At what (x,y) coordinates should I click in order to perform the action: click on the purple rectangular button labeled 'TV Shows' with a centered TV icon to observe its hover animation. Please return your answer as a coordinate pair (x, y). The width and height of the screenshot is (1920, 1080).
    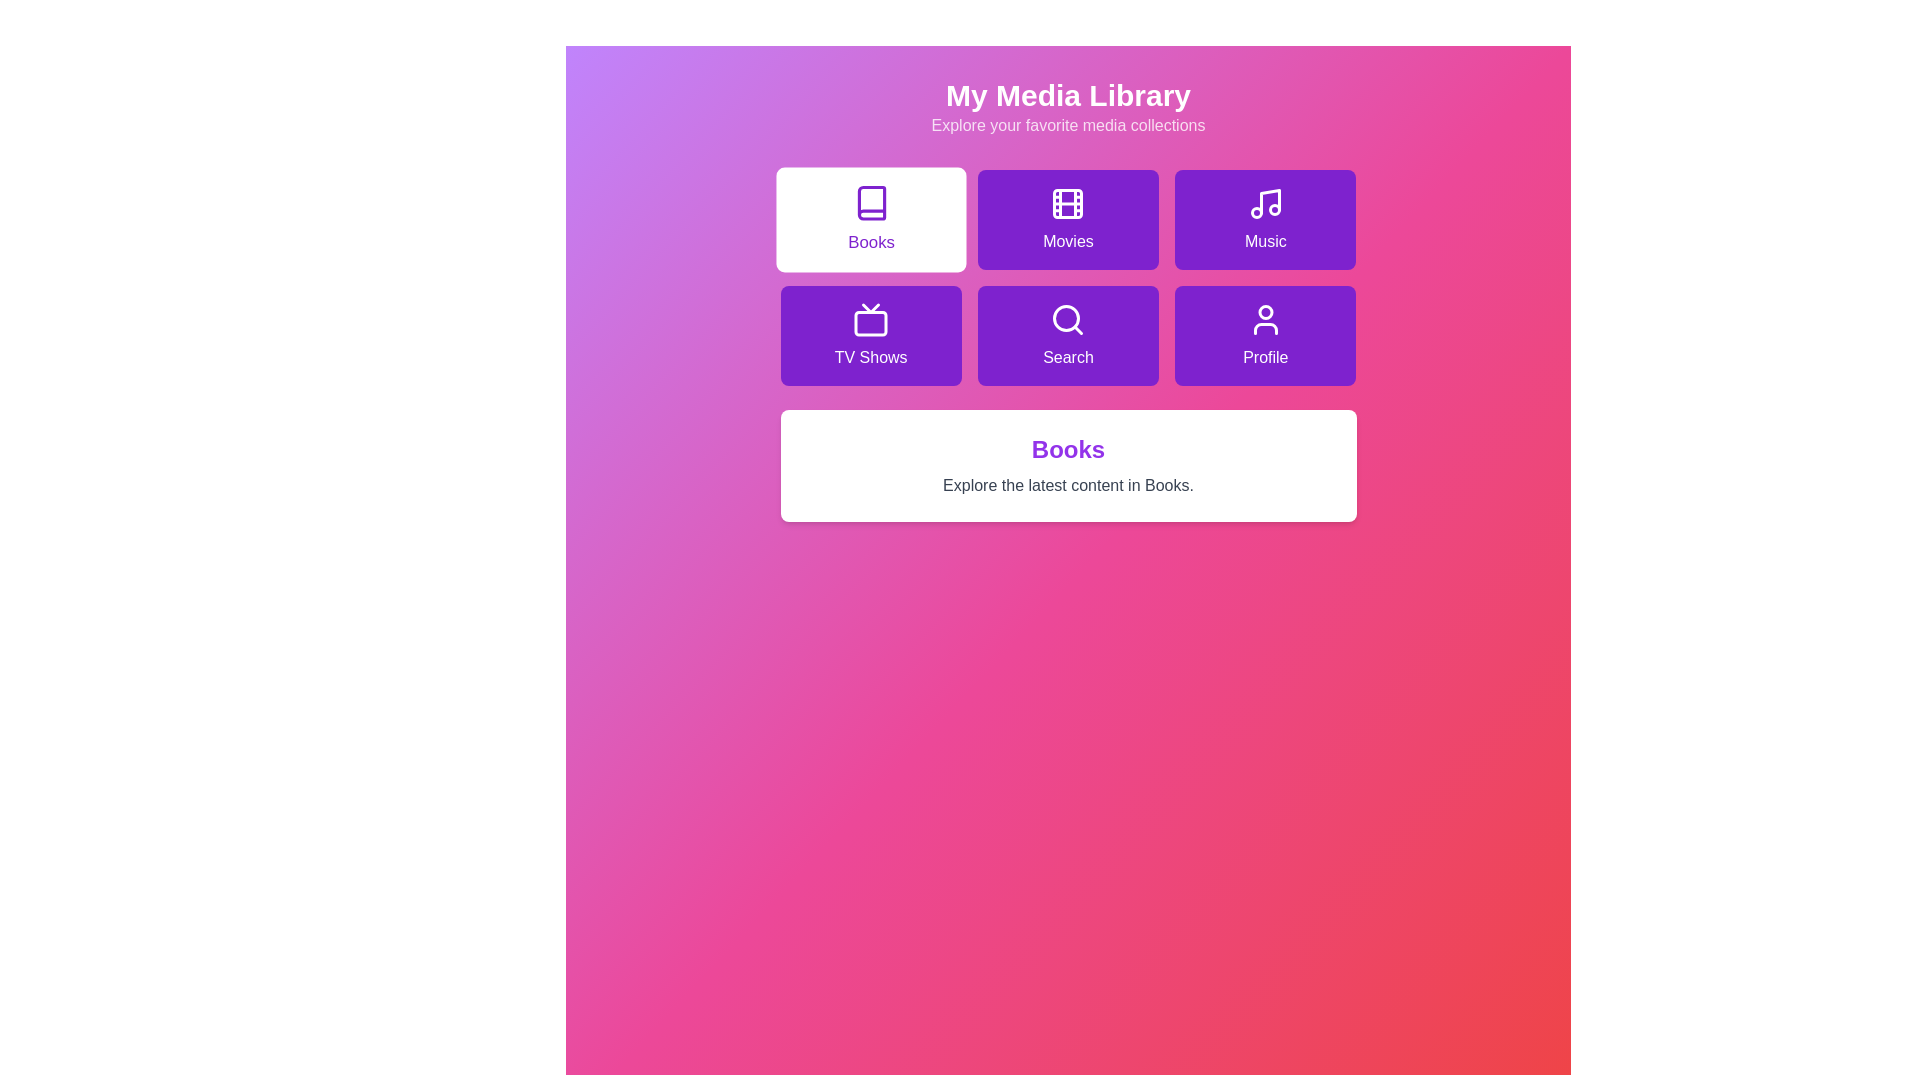
    Looking at the image, I should click on (871, 334).